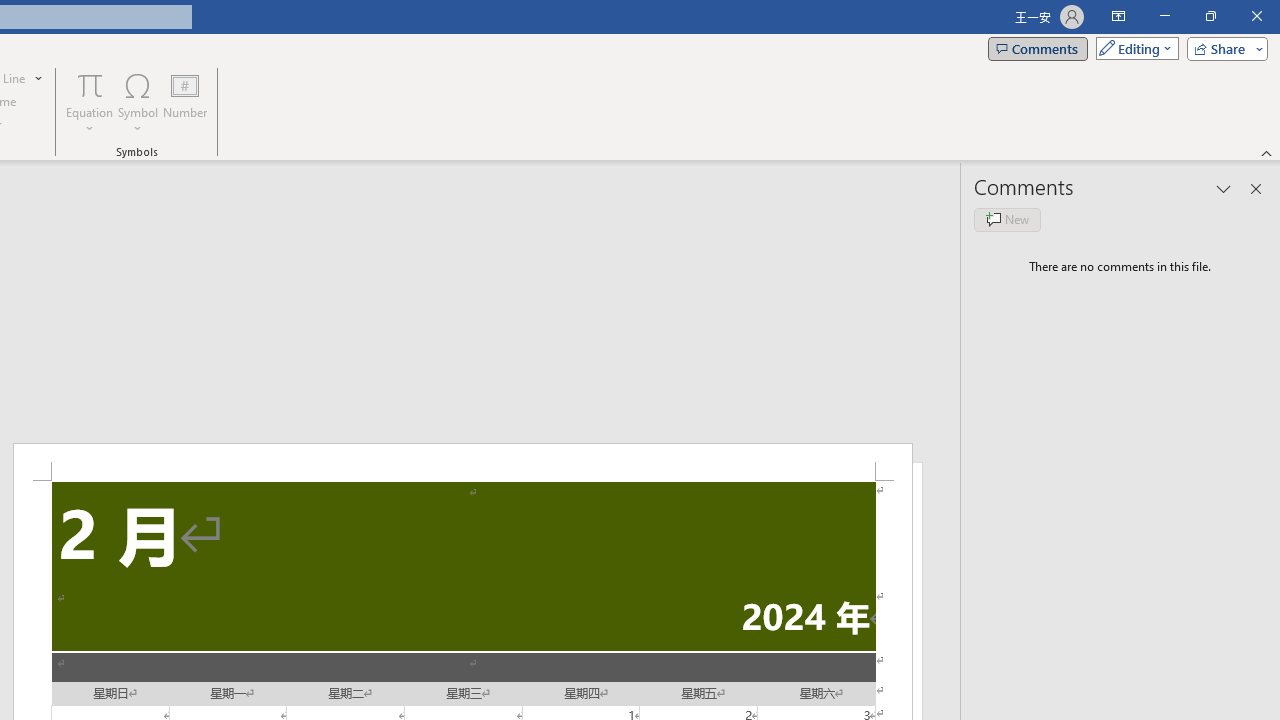 The height and width of the screenshot is (720, 1280). I want to click on 'Number...', so click(185, 103).